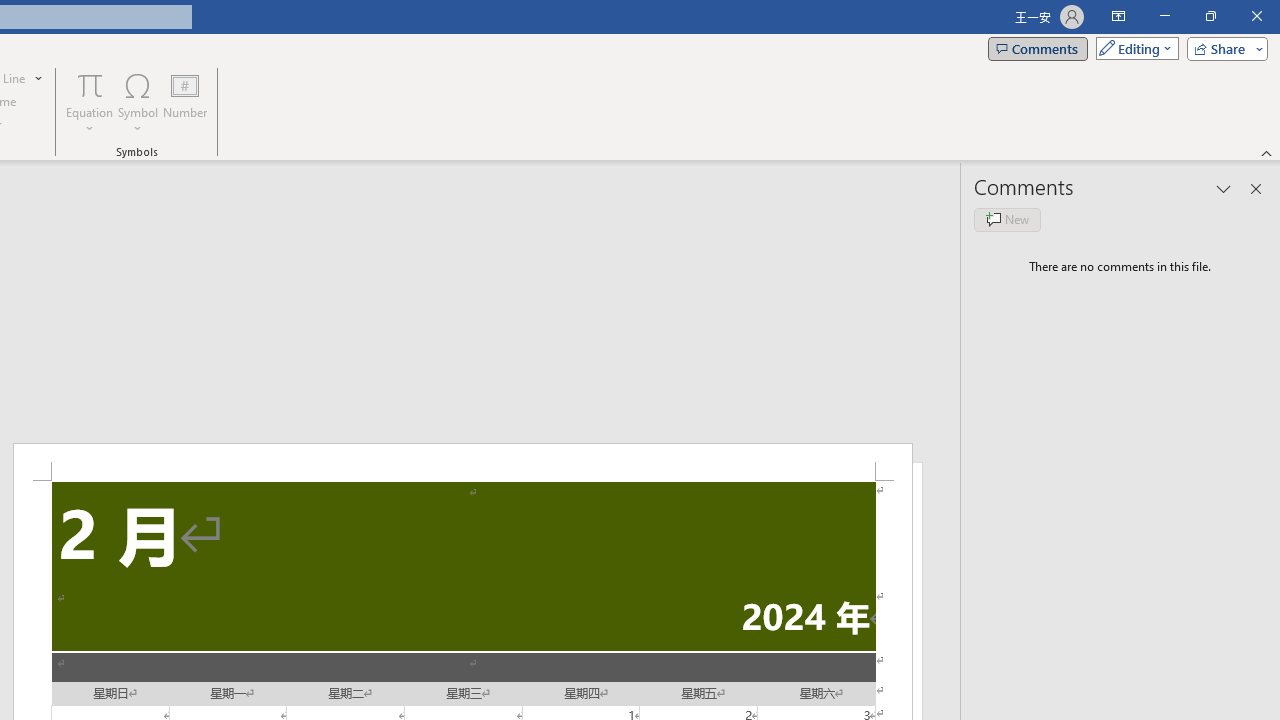 The height and width of the screenshot is (720, 1280). I want to click on 'Number...', so click(185, 103).